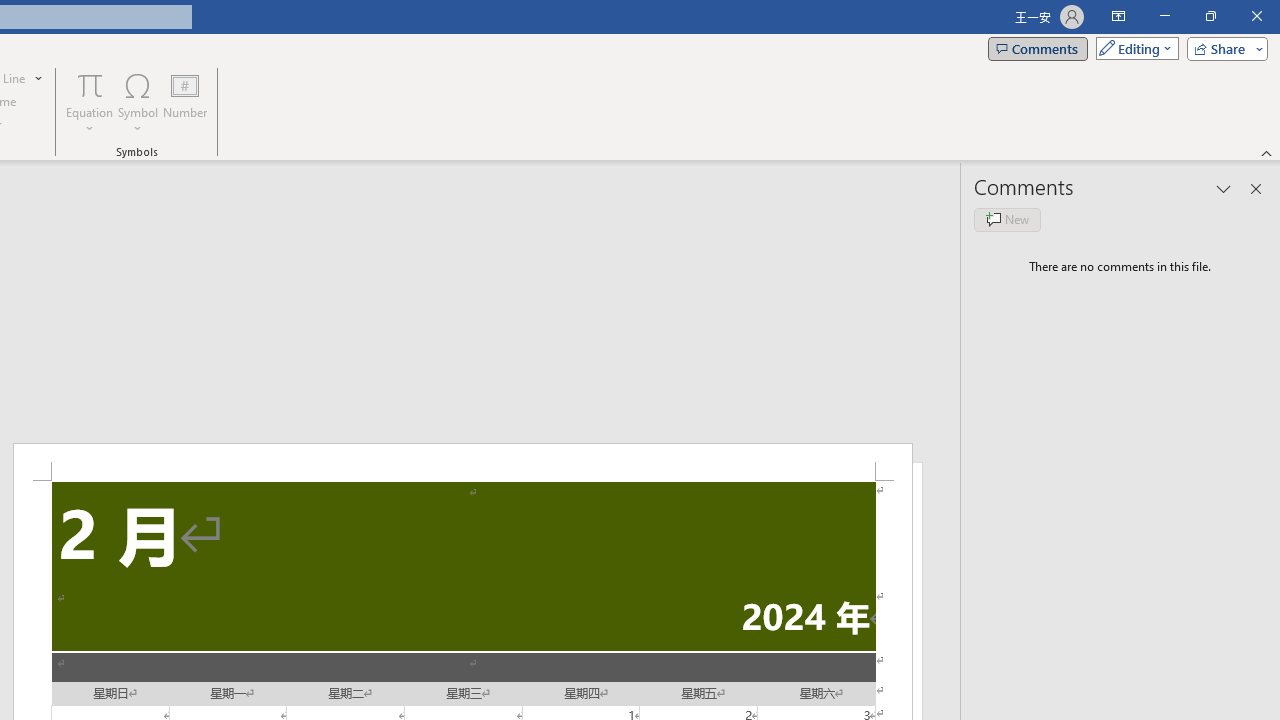 The height and width of the screenshot is (720, 1280). I want to click on 'Number...', so click(185, 103).